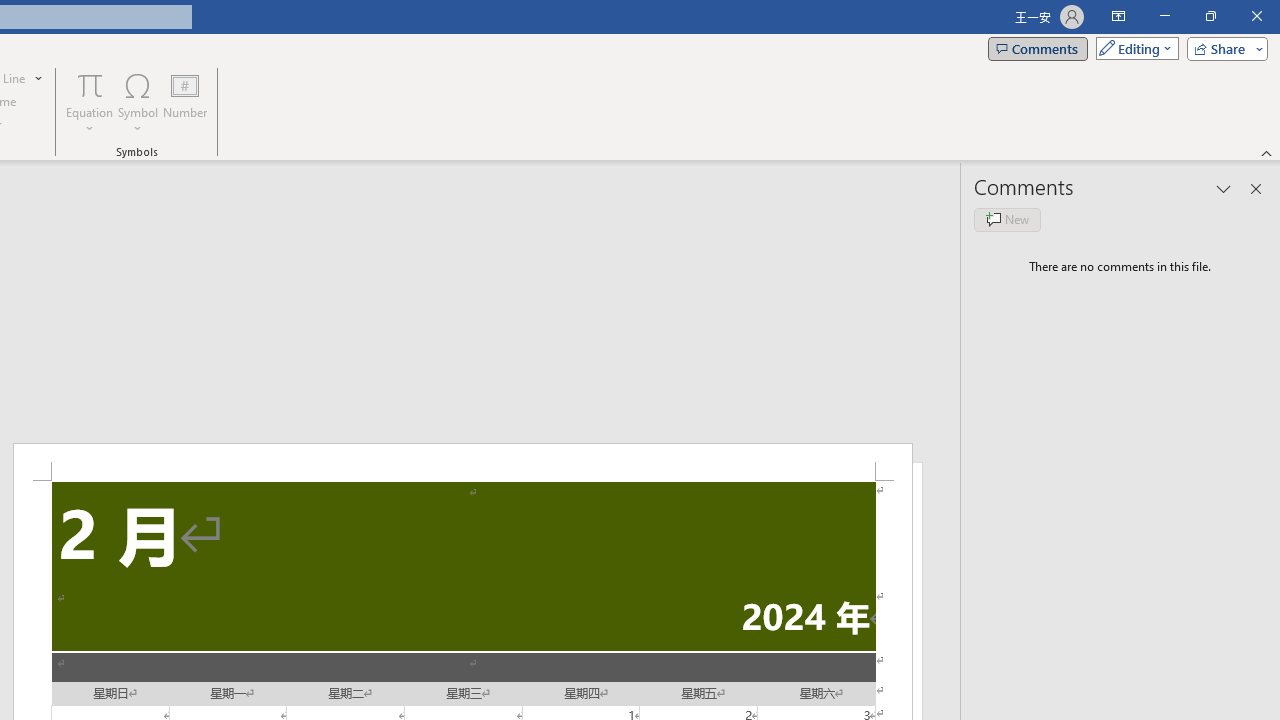 The height and width of the screenshot is (720, 1280). I want to click on 'Number...', so click(185, 103).